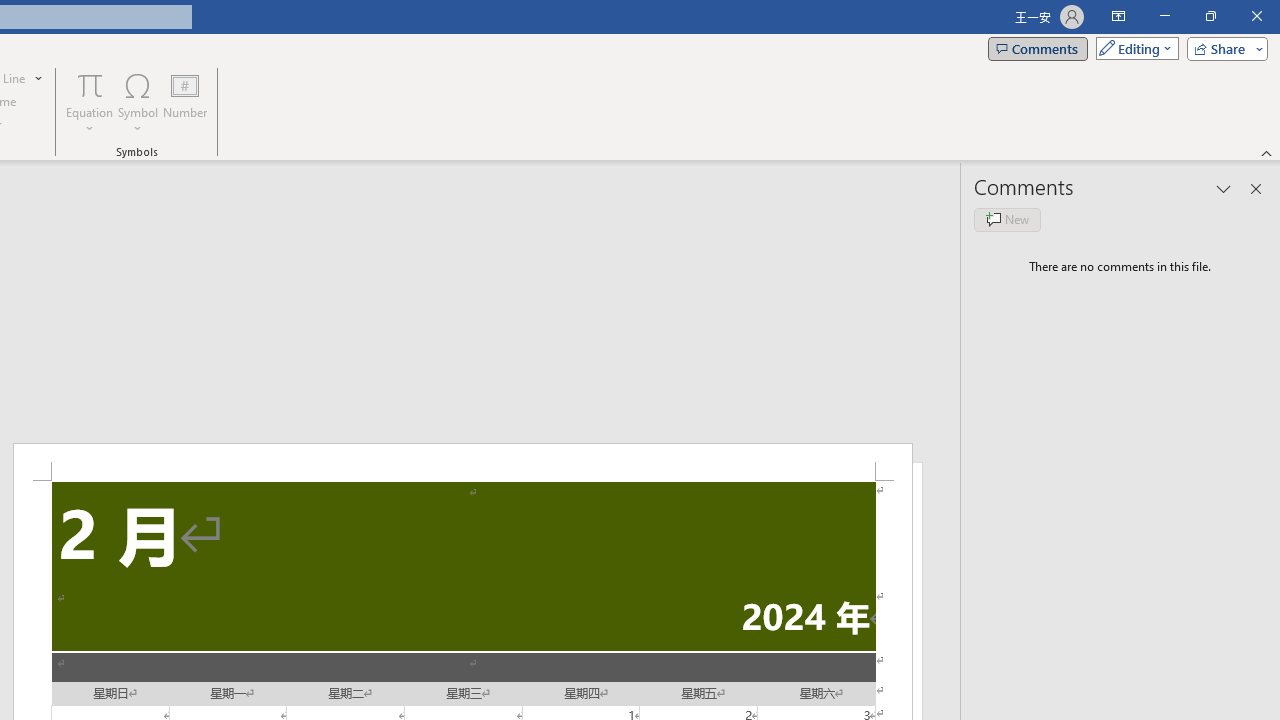 The height and width of the screenshot is (720, 1280). I want to click on 'Number...', so click(185, 103).